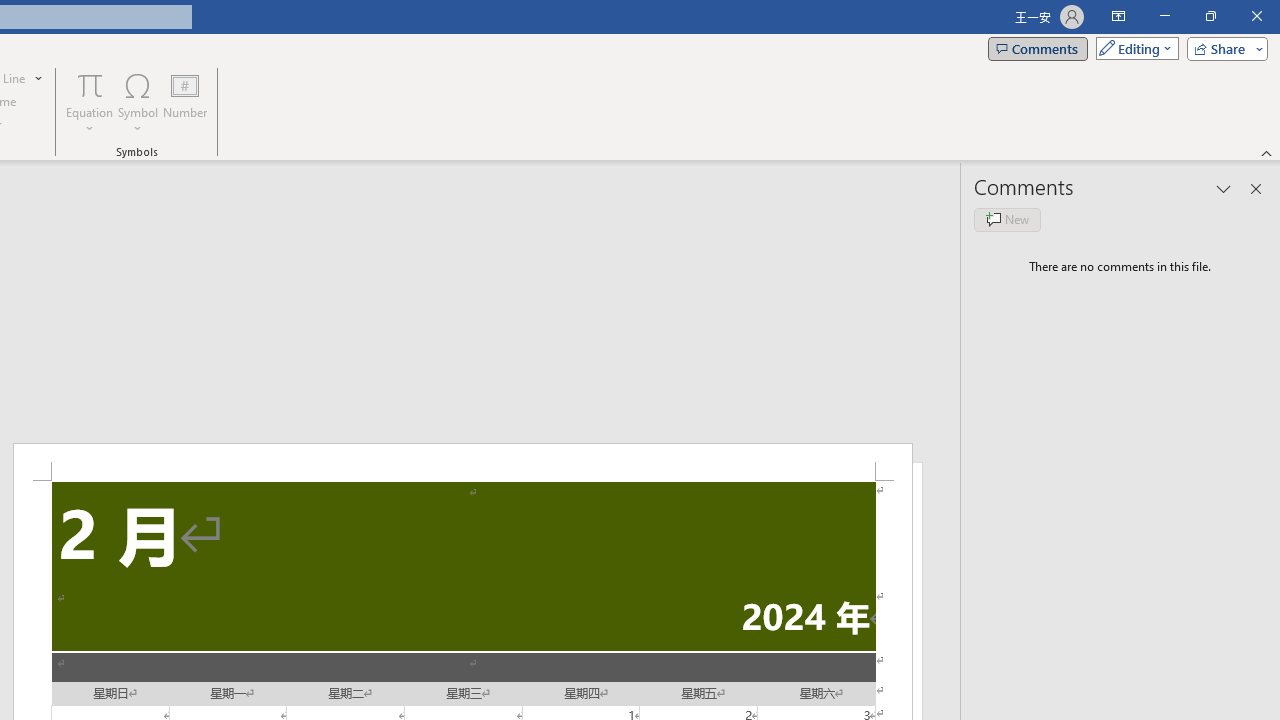 The height and width of the screenshot is (720, 1280). I want to click on 'Number...', so click(185, 103).